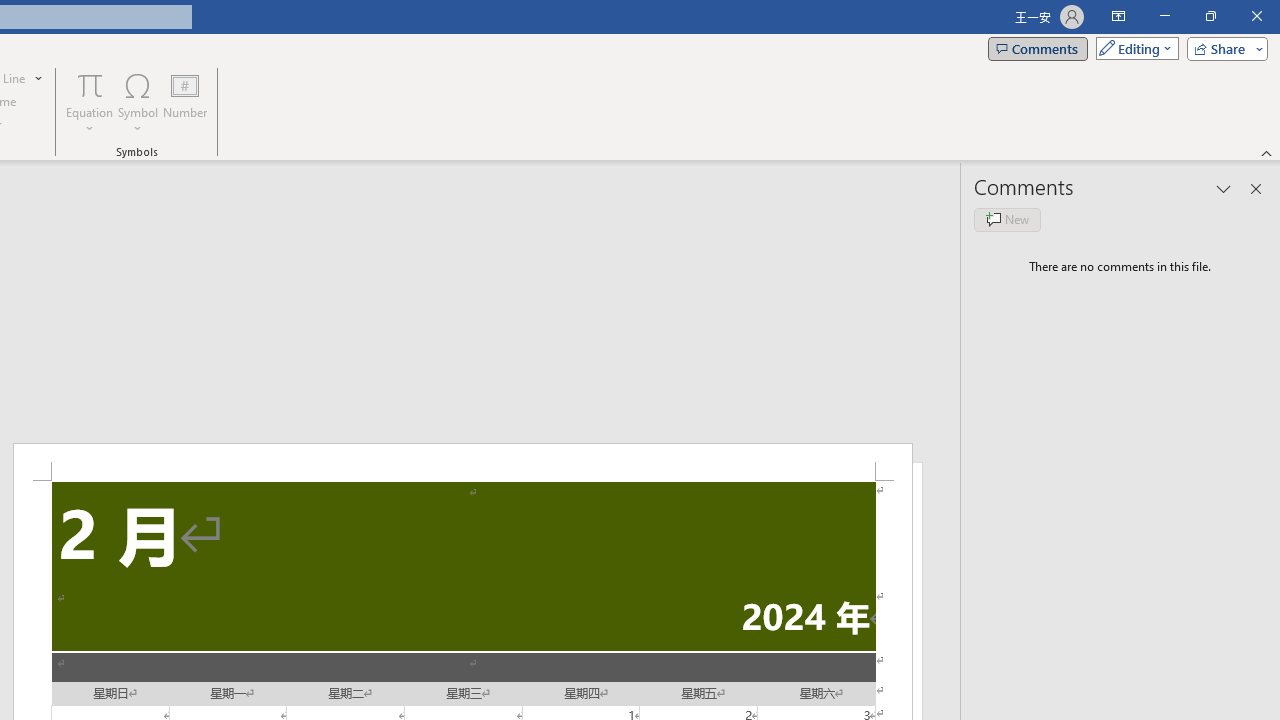 The height and width of the screenshot is (720, 1280). I want to click on 'Number...', so click(185, 103).